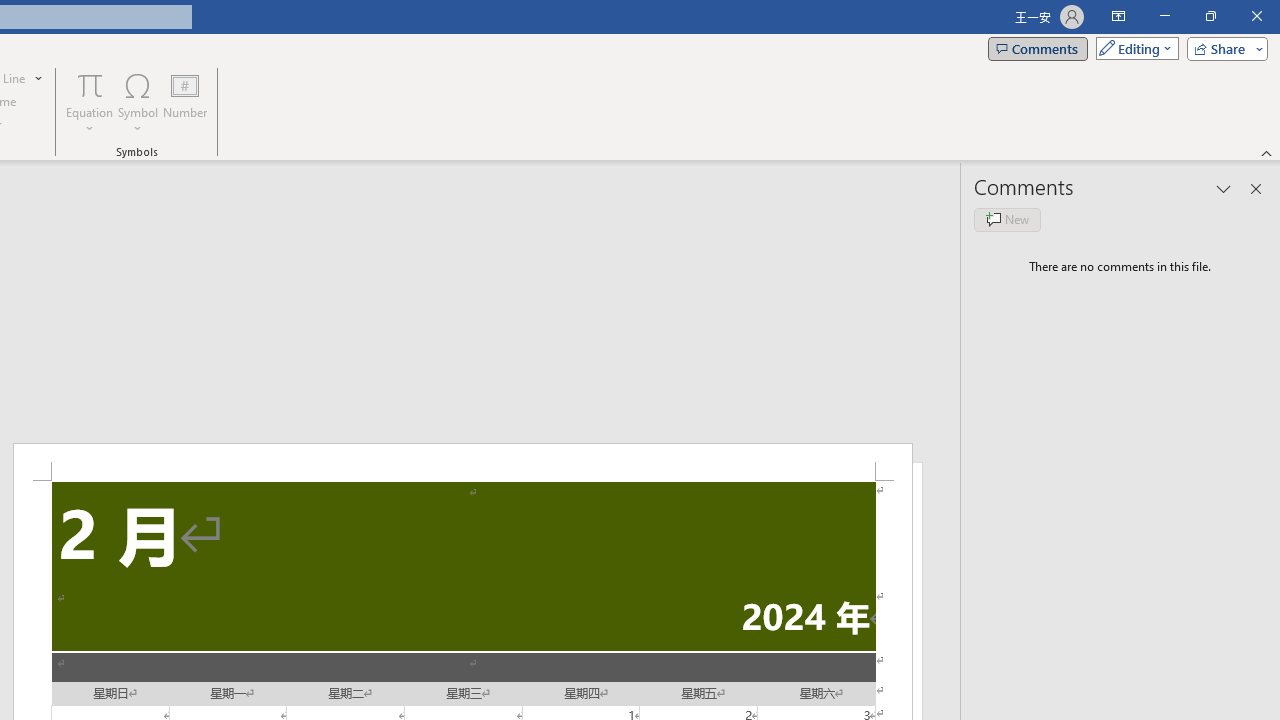 The height and width of the screenshot is (720, 1280). I want to click on 'Number...', so click(185, 103).